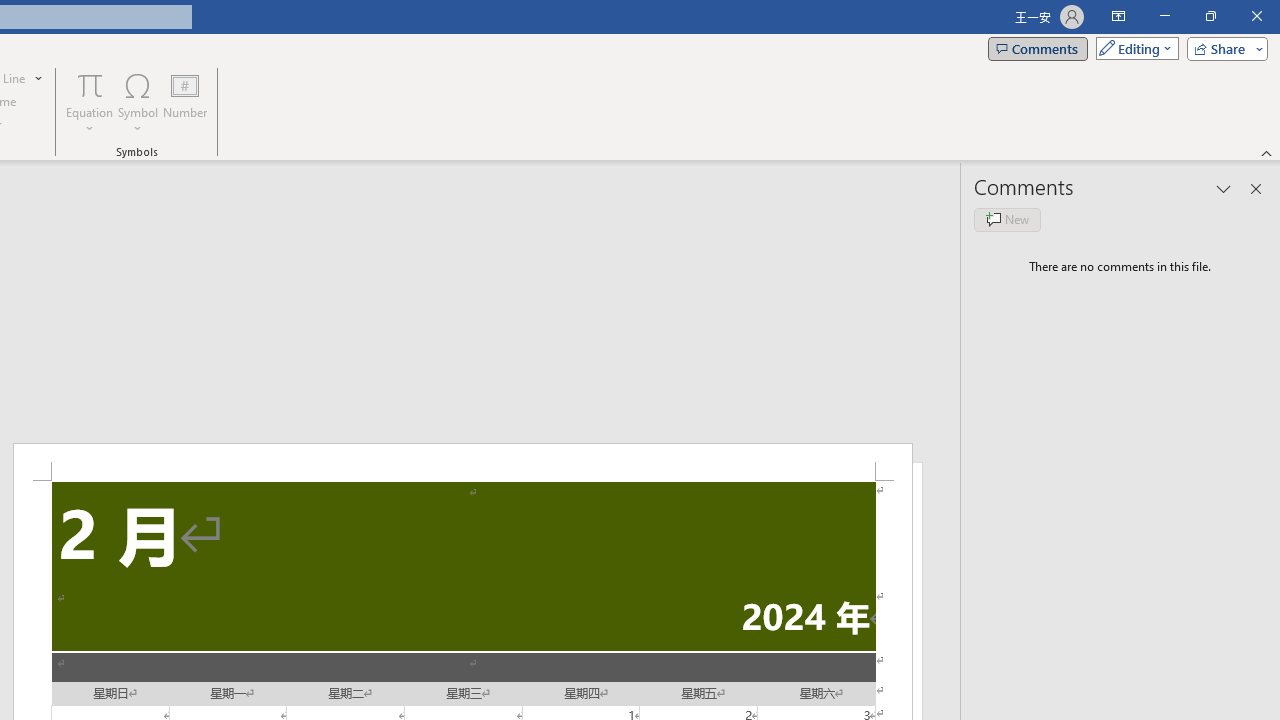 The height and width of the screenshot is (720, 1280). I want to click on 'Number...', so click(185, 103).